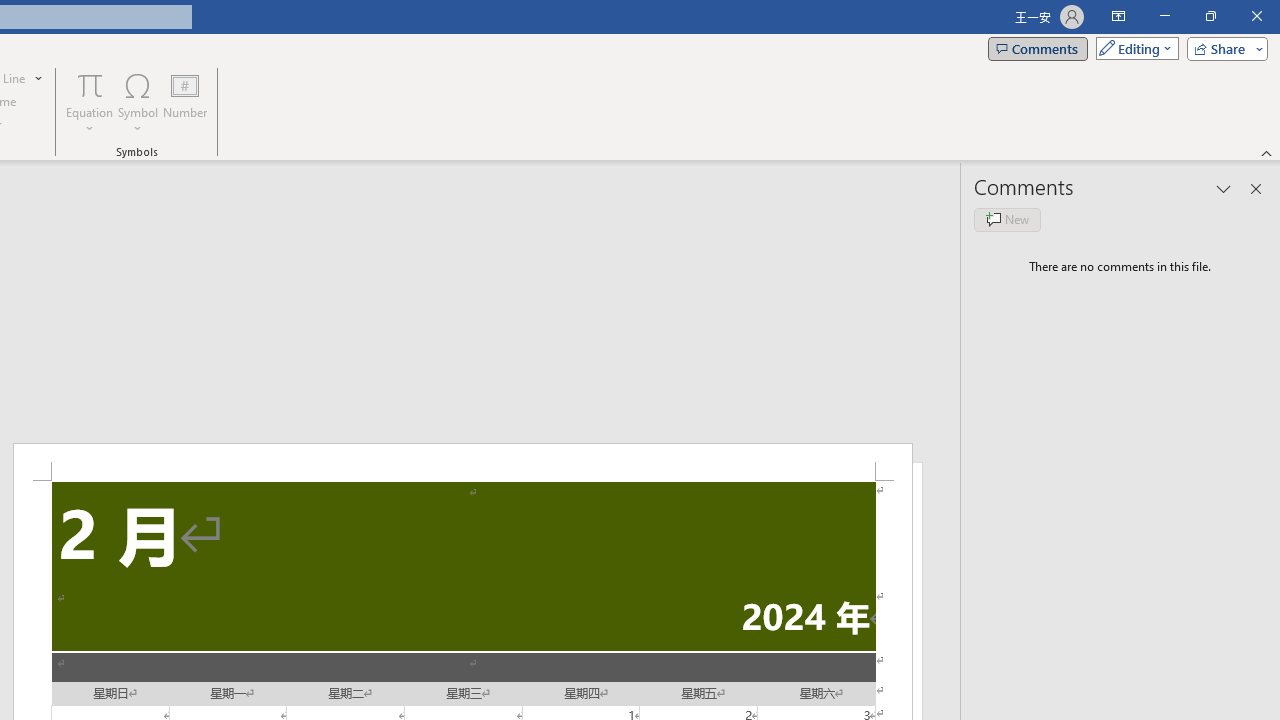 The height and width of the screenshot is (720, 1280). I want to click on 'Number...', so click(185, 103).